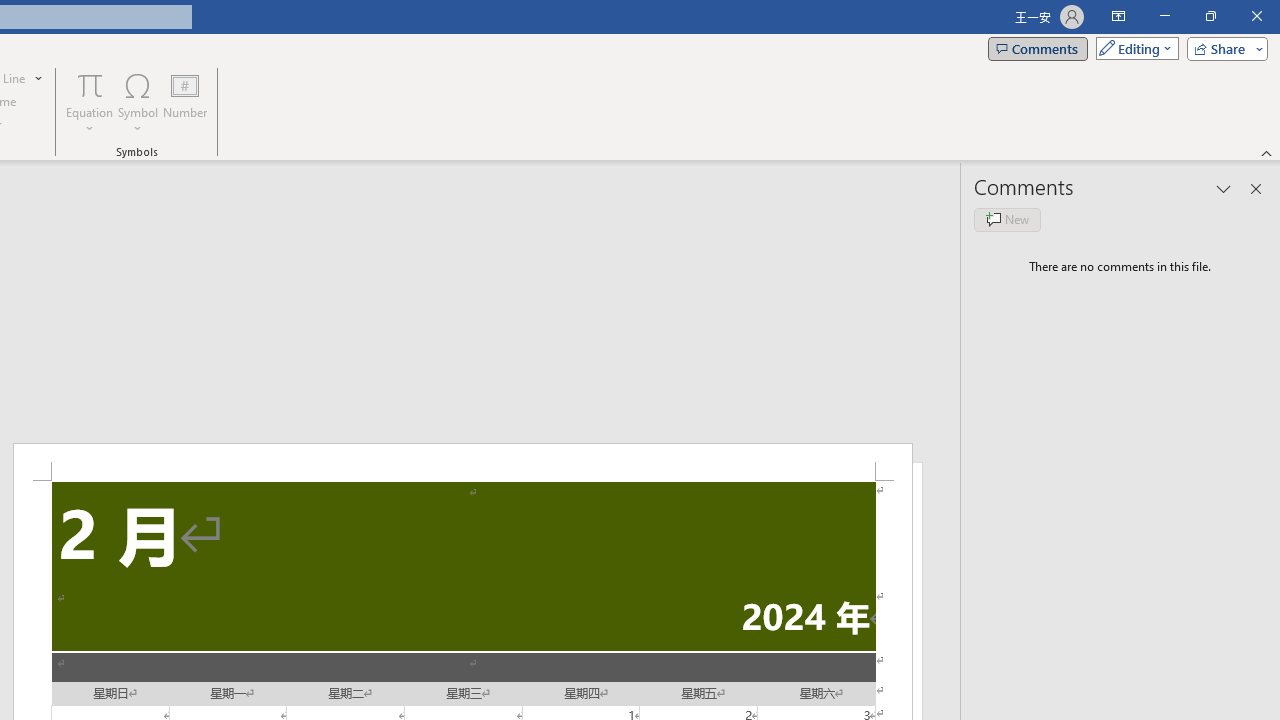 The height and width of the screenshot is (720, 1280). I want to click on 'Number...', so click(185, 103).